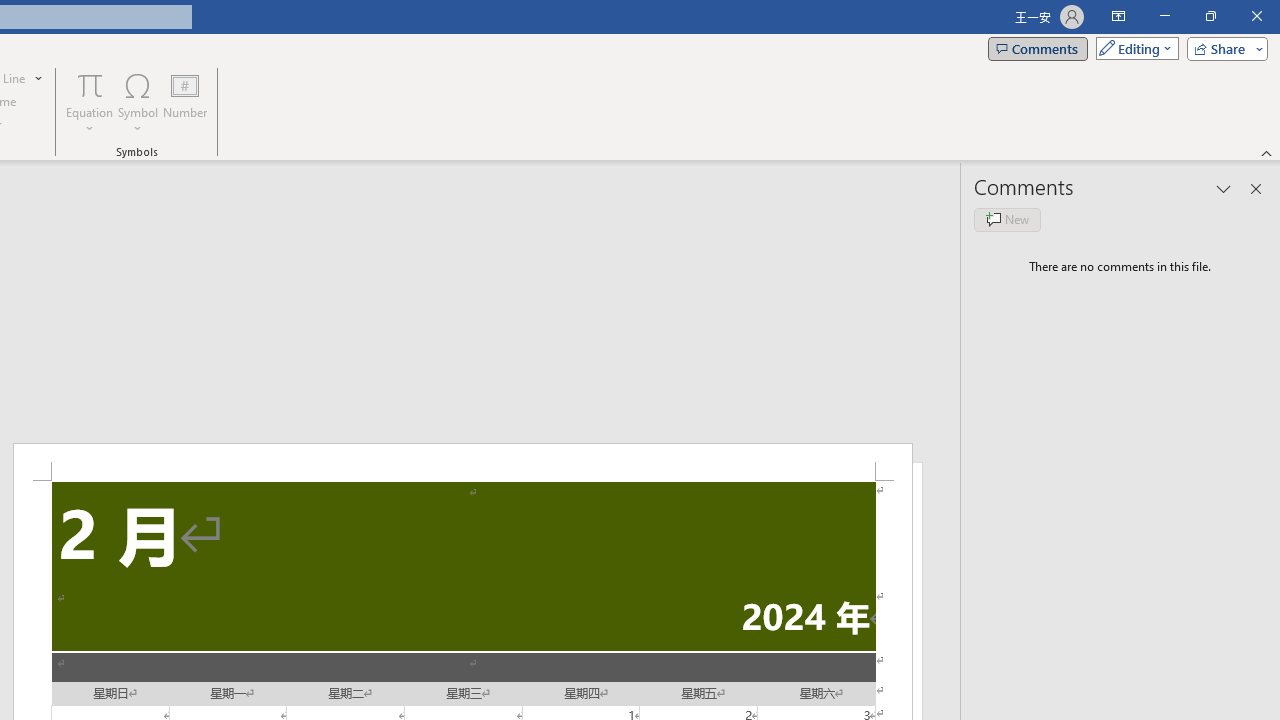 The height and width of the screenshot is (720, 1280). I want to click on 'Number...', so click(185, 103).